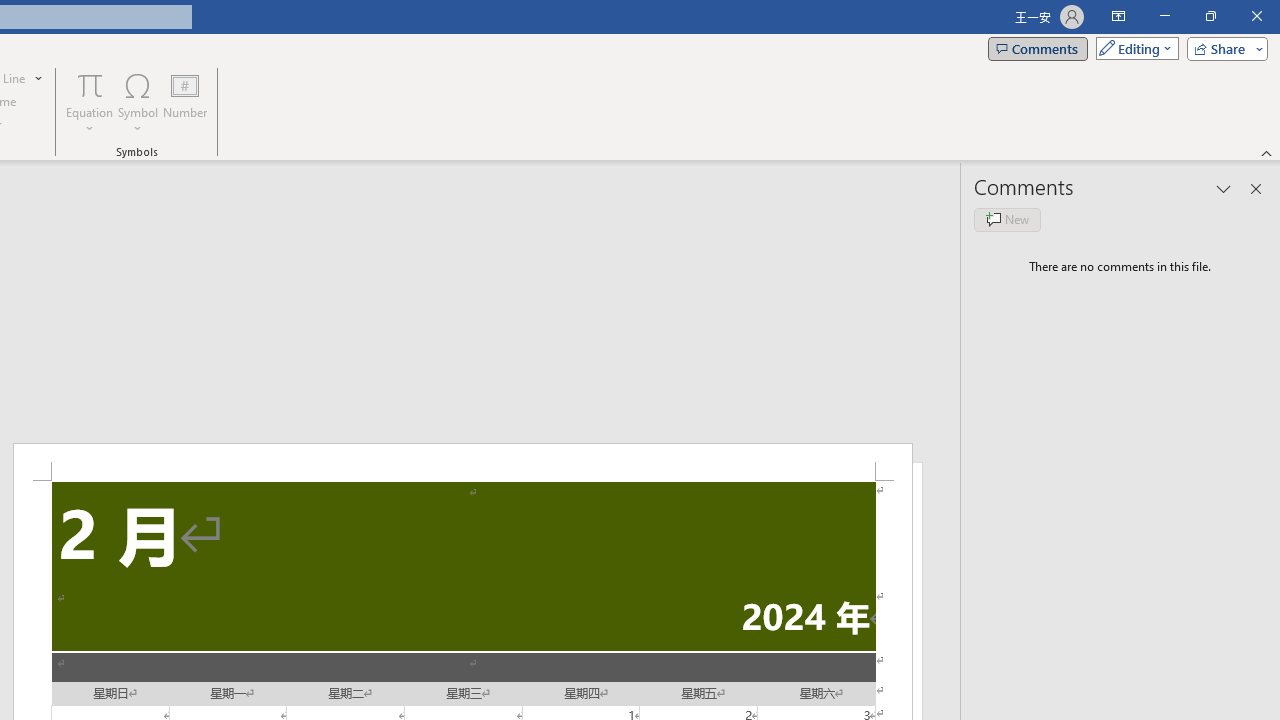 The height and width of the screenshot is (720, 1280). I want to click on 'Number...', so click(185, 103).